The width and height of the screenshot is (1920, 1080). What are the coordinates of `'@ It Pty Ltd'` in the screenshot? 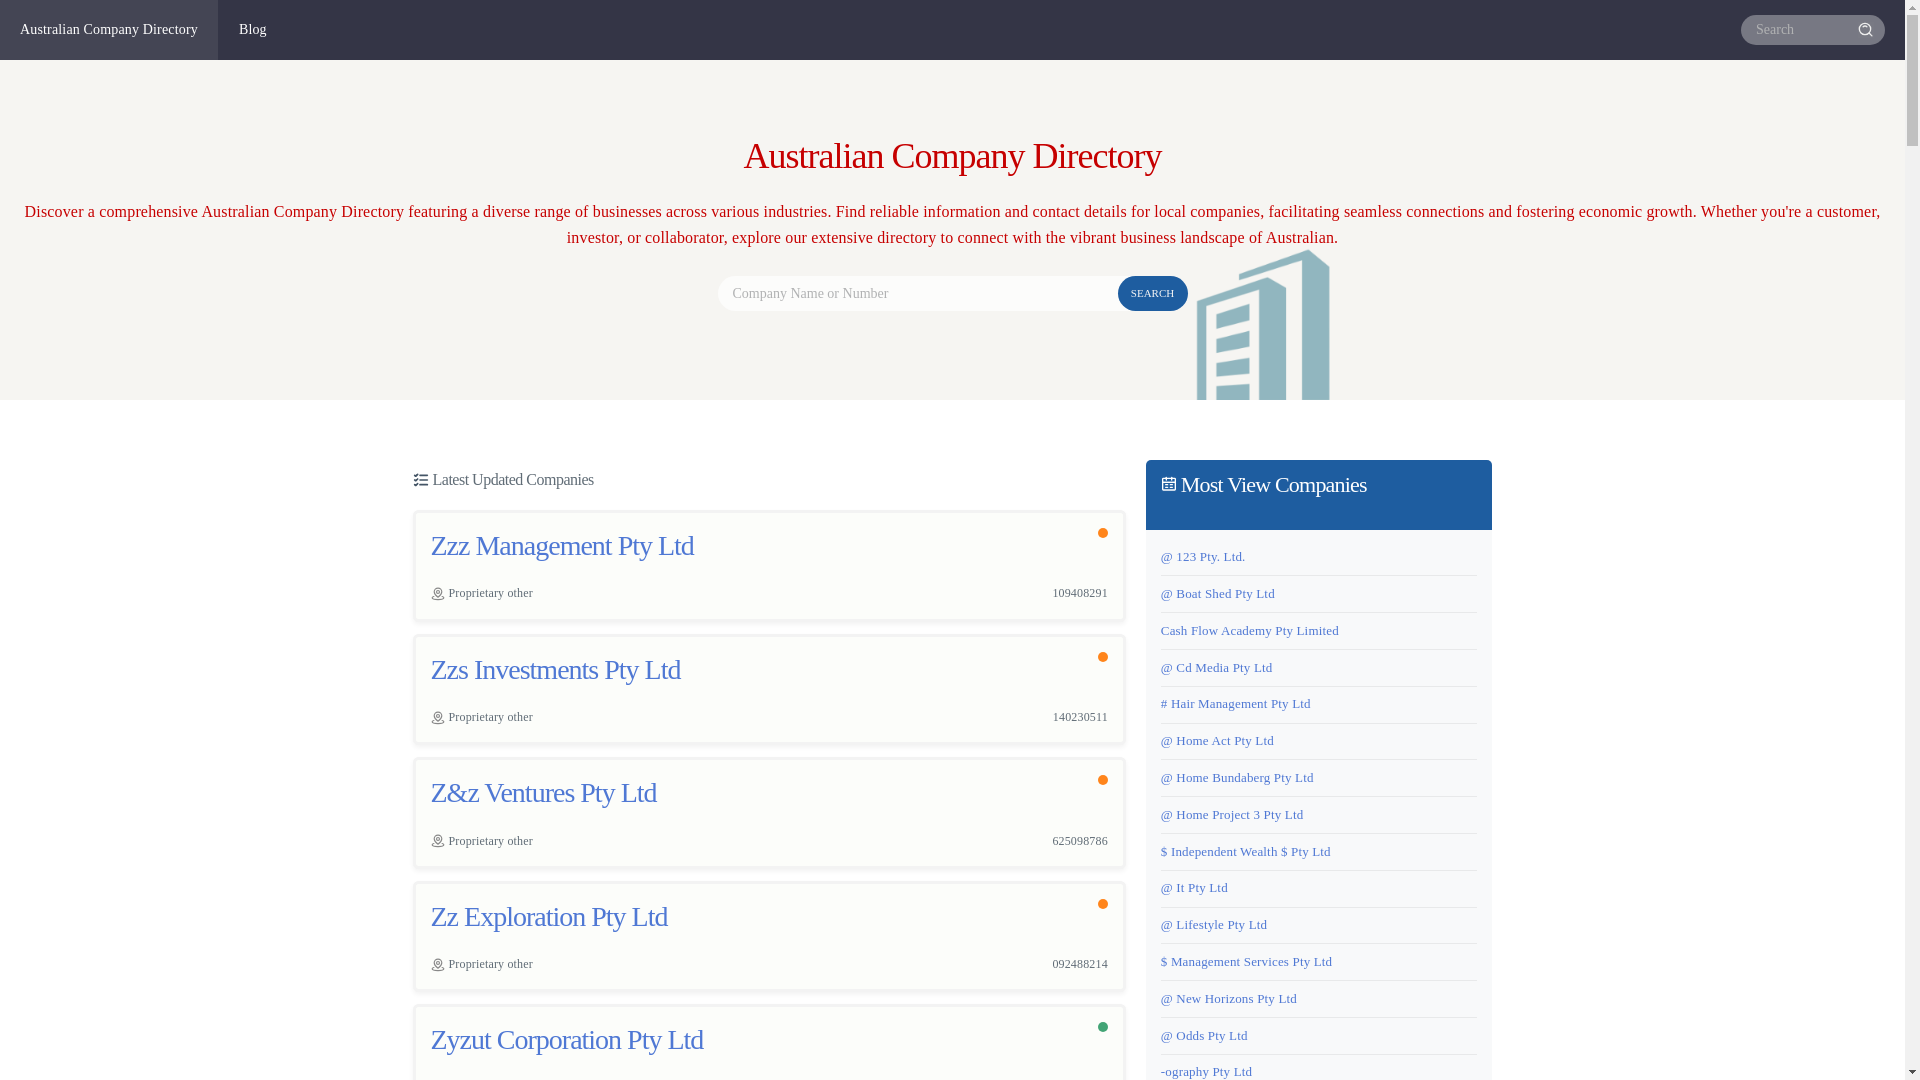 It's located at (1194, 886).